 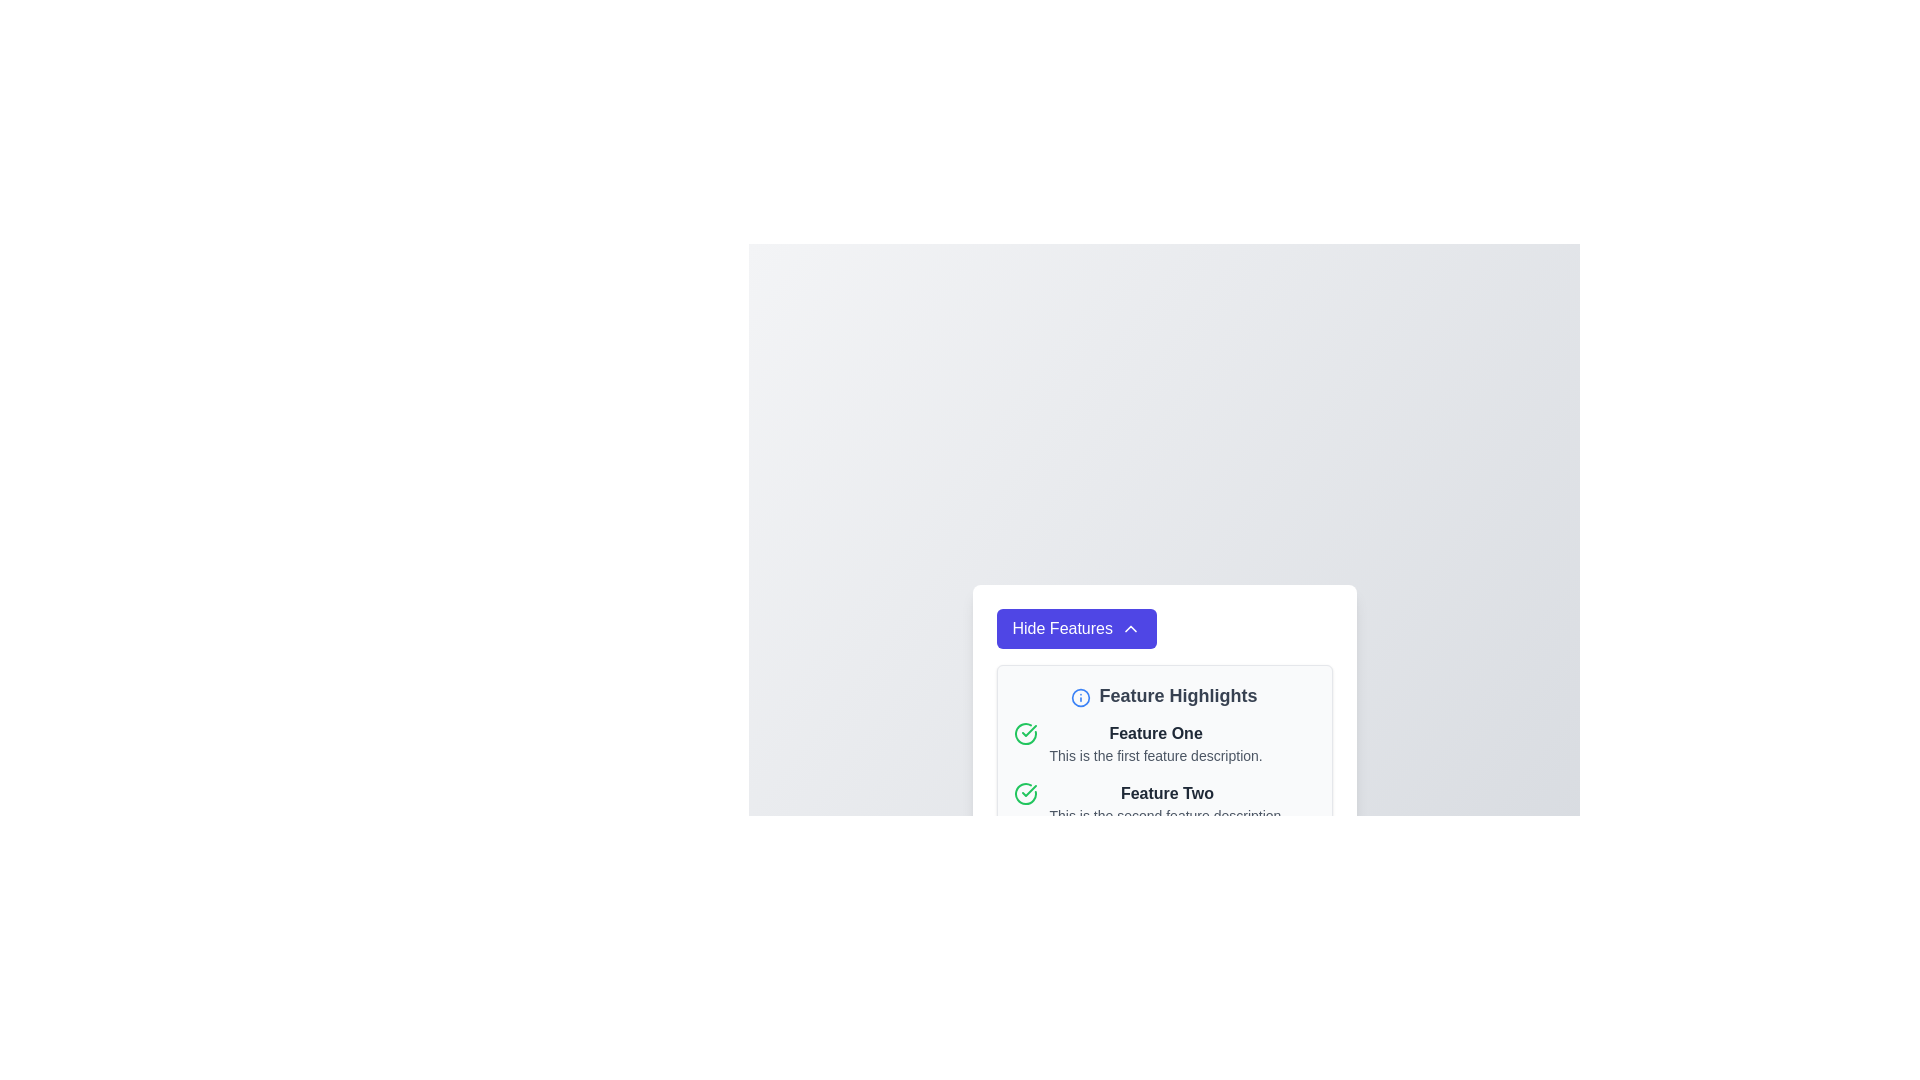 I want to click on header text or label located centrally in the lower section of the interface, which introduces or labels content related to features' highlights, so click(x=1178, y=694).